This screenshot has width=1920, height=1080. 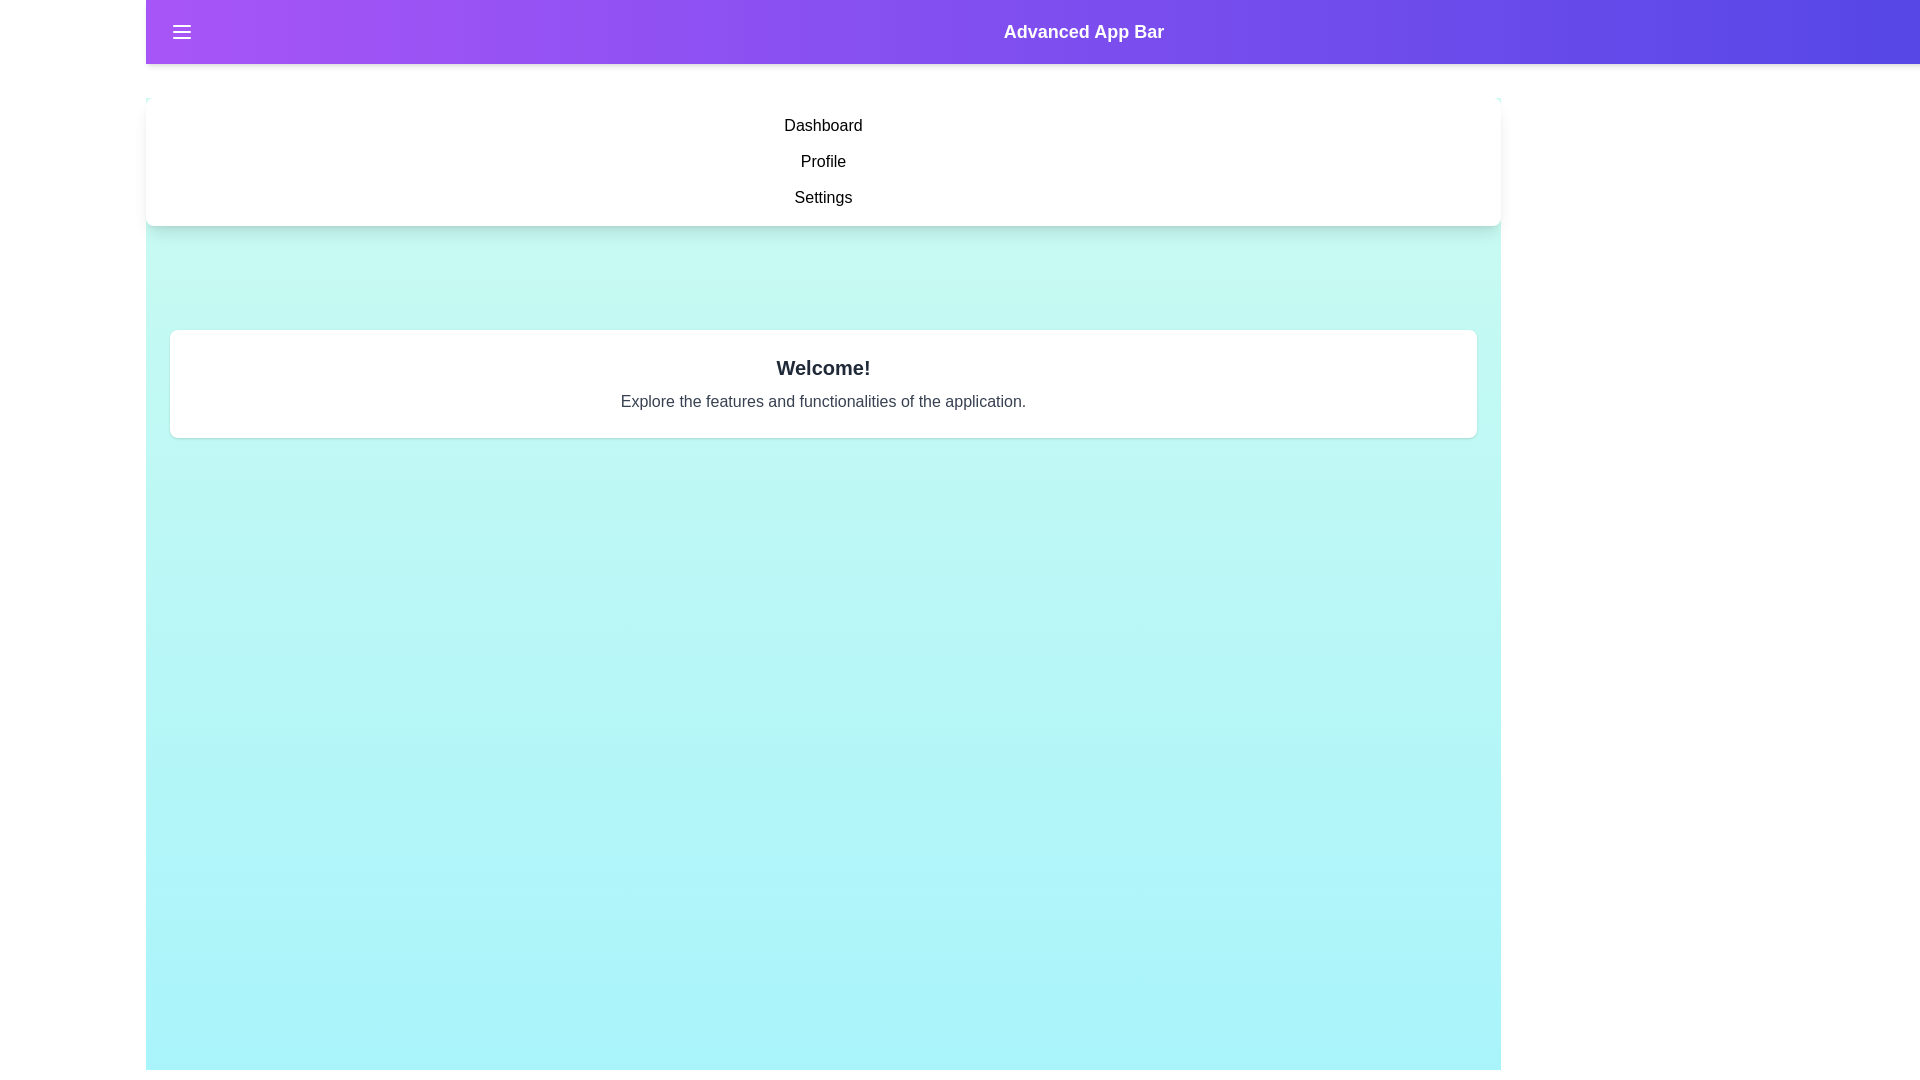 I want to click on the menu button to toggle the menu visibility, so click(x=182, y=31).